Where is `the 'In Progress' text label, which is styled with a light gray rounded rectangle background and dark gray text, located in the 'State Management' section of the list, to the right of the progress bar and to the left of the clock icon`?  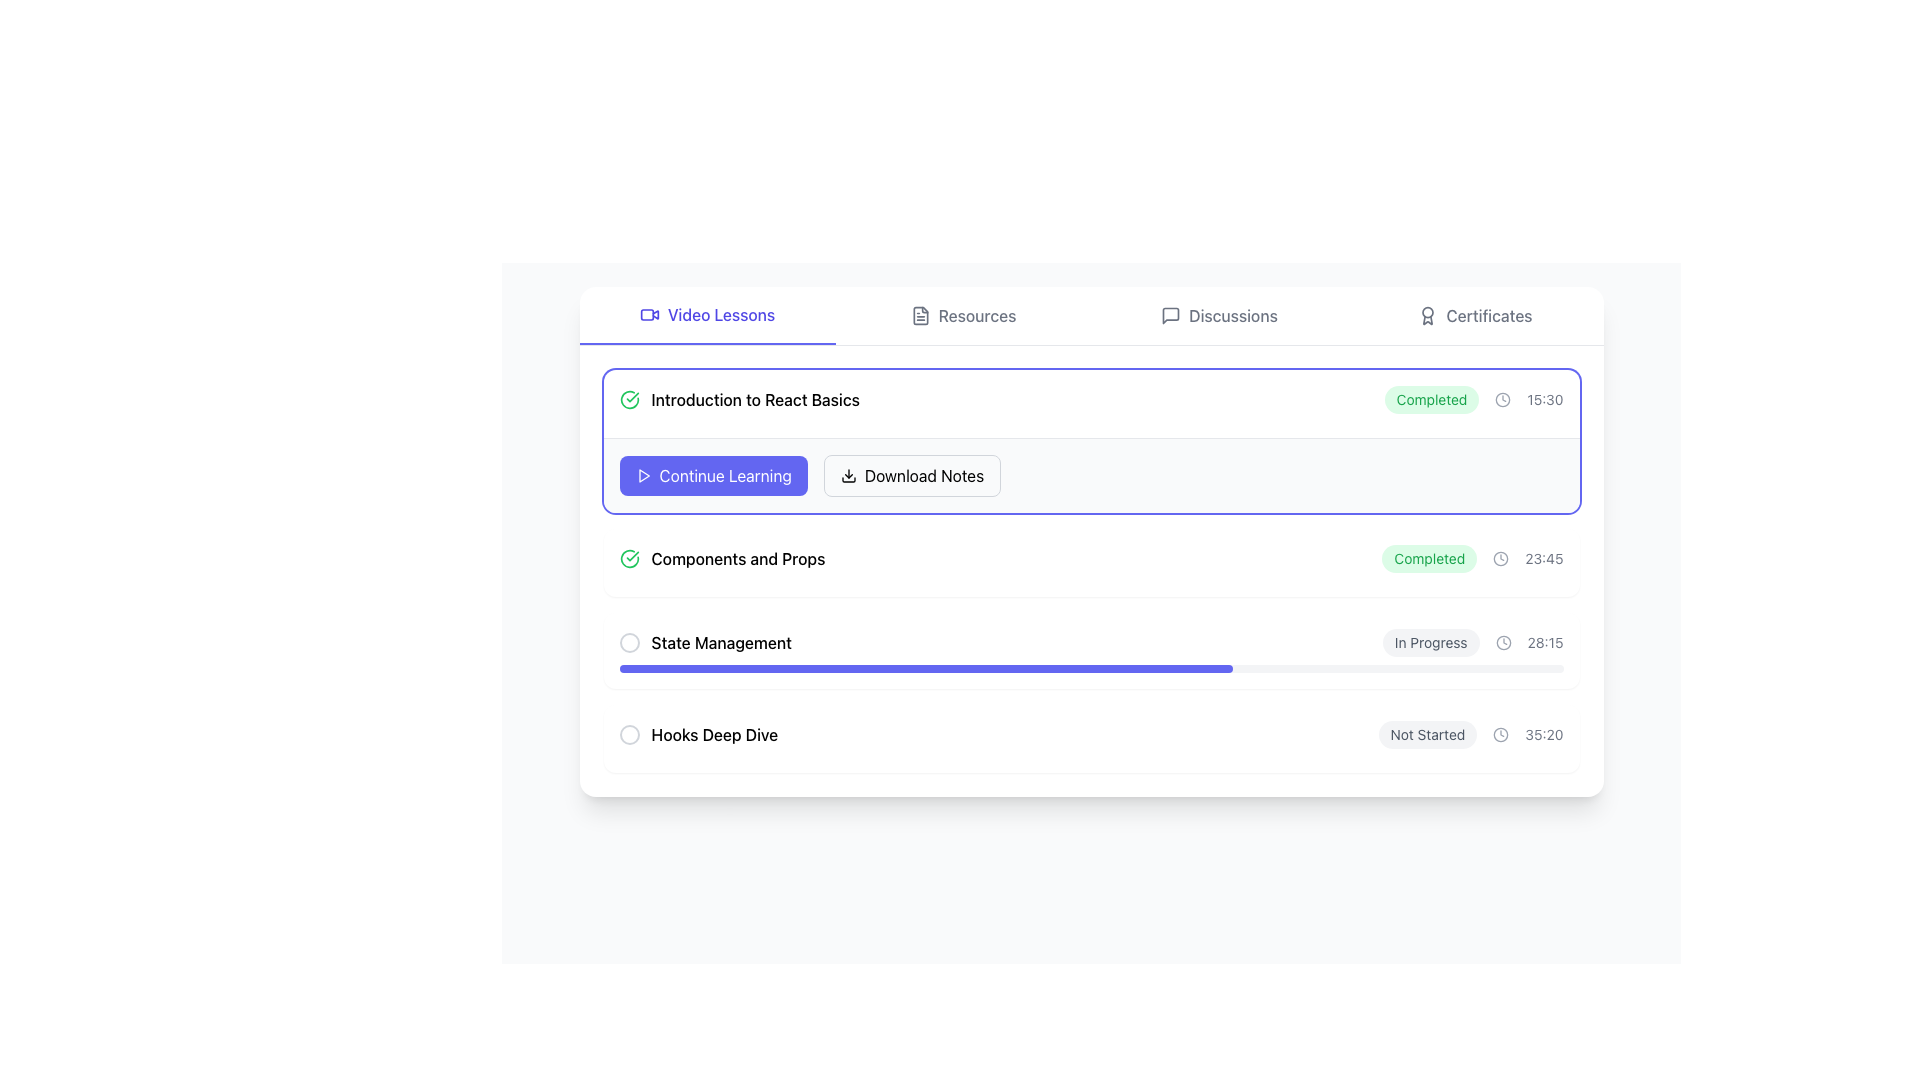 the 'In Progress' text label, which is styled with a light gray rounded rectangle background and dark gray text, located in the 'State Management' section of the list, to the right of the progress bar and to the left of the clock icon is located at coordinates (1430, 643).